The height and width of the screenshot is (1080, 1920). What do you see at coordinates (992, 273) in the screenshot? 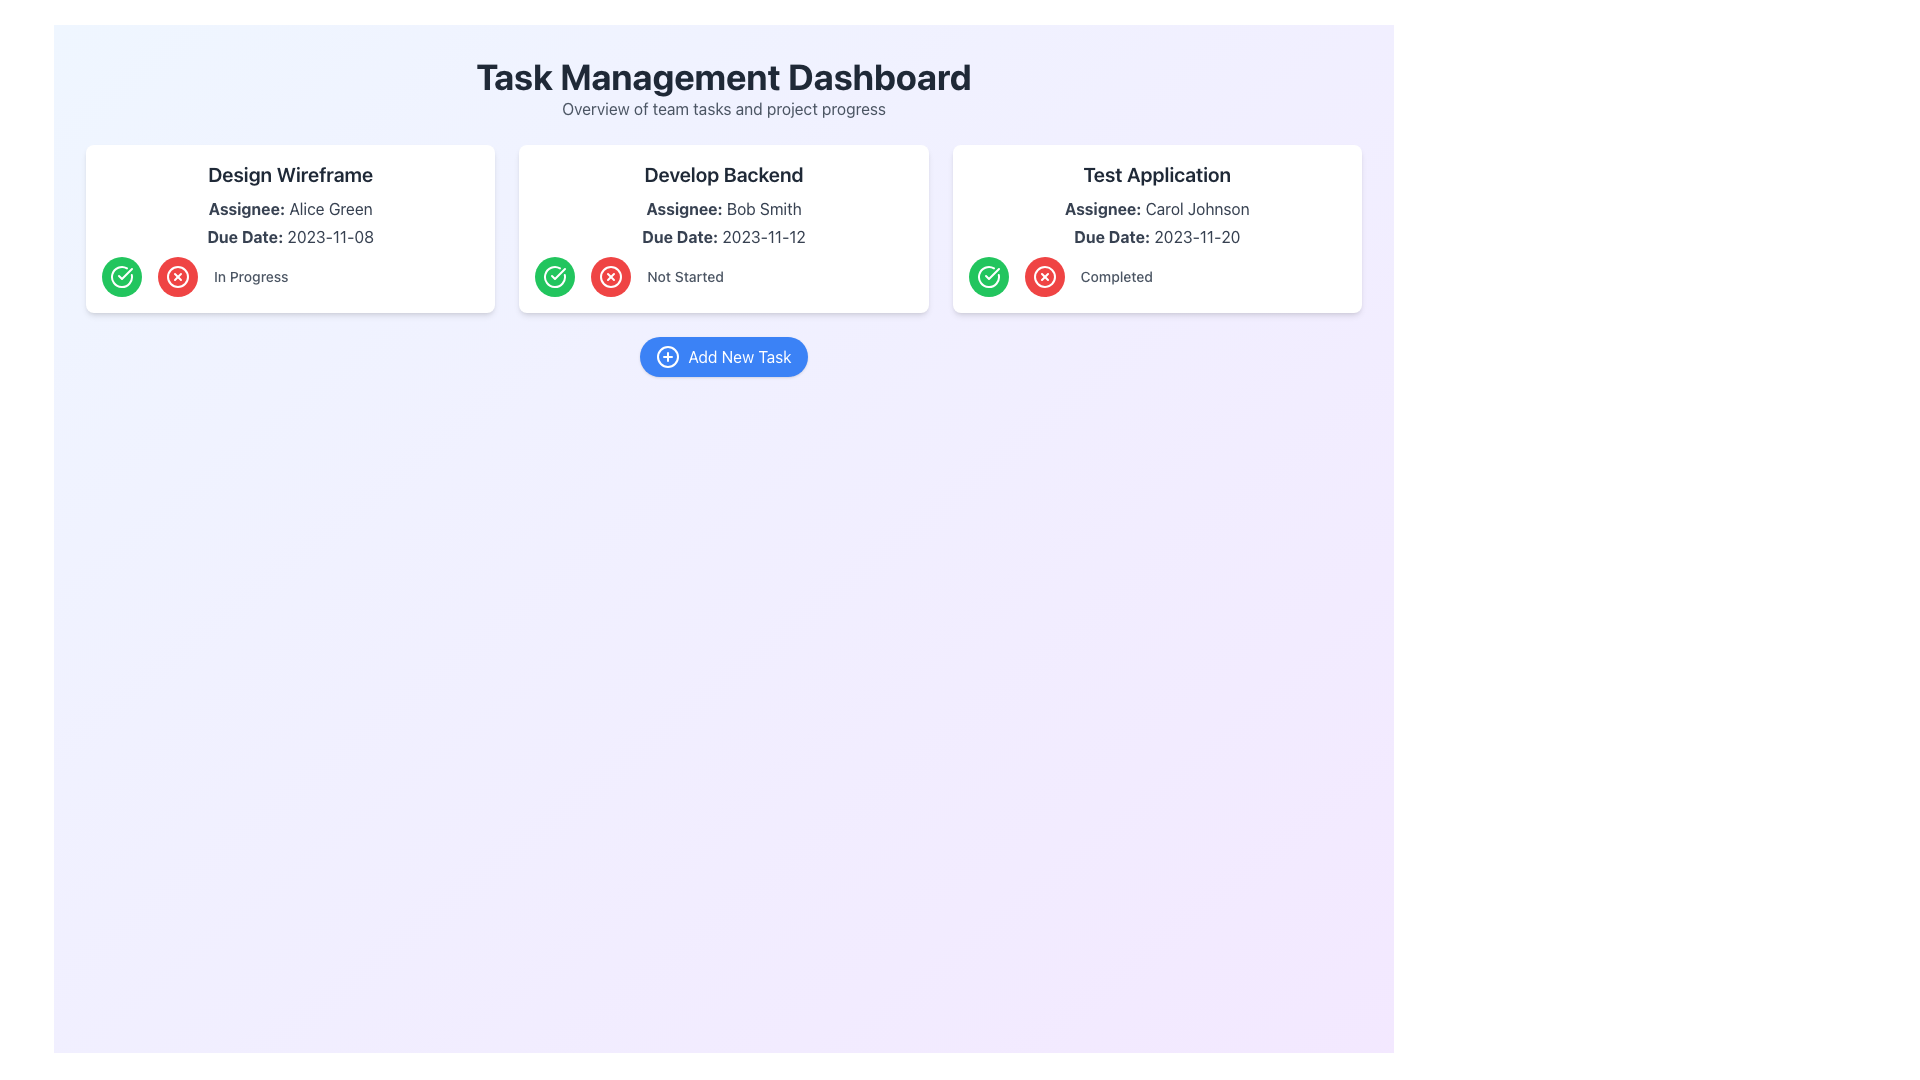
I see `the completion status icon located in the 'Test Application' task card on the Task Management Dashboard` at bounding box center [992, 273].